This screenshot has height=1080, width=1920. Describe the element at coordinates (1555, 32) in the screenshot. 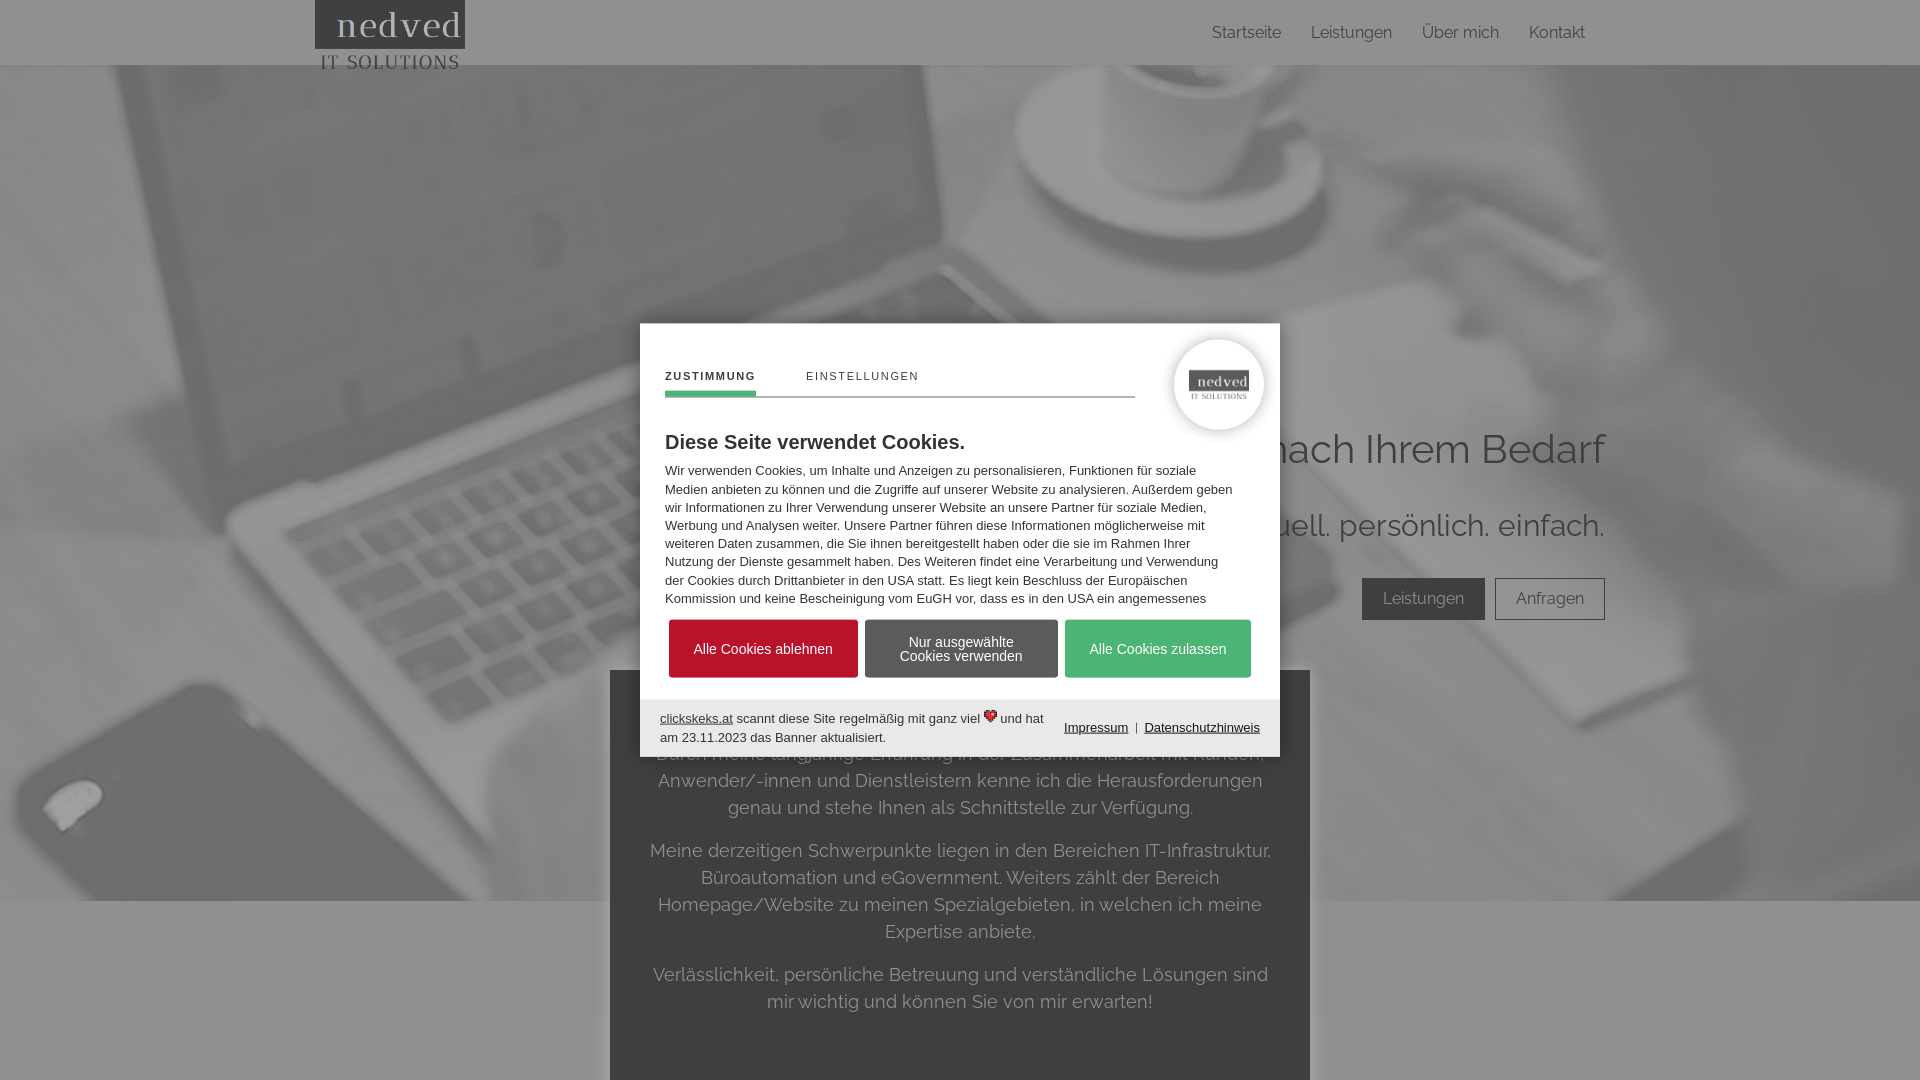

I see `'Kontakt'` at that location.